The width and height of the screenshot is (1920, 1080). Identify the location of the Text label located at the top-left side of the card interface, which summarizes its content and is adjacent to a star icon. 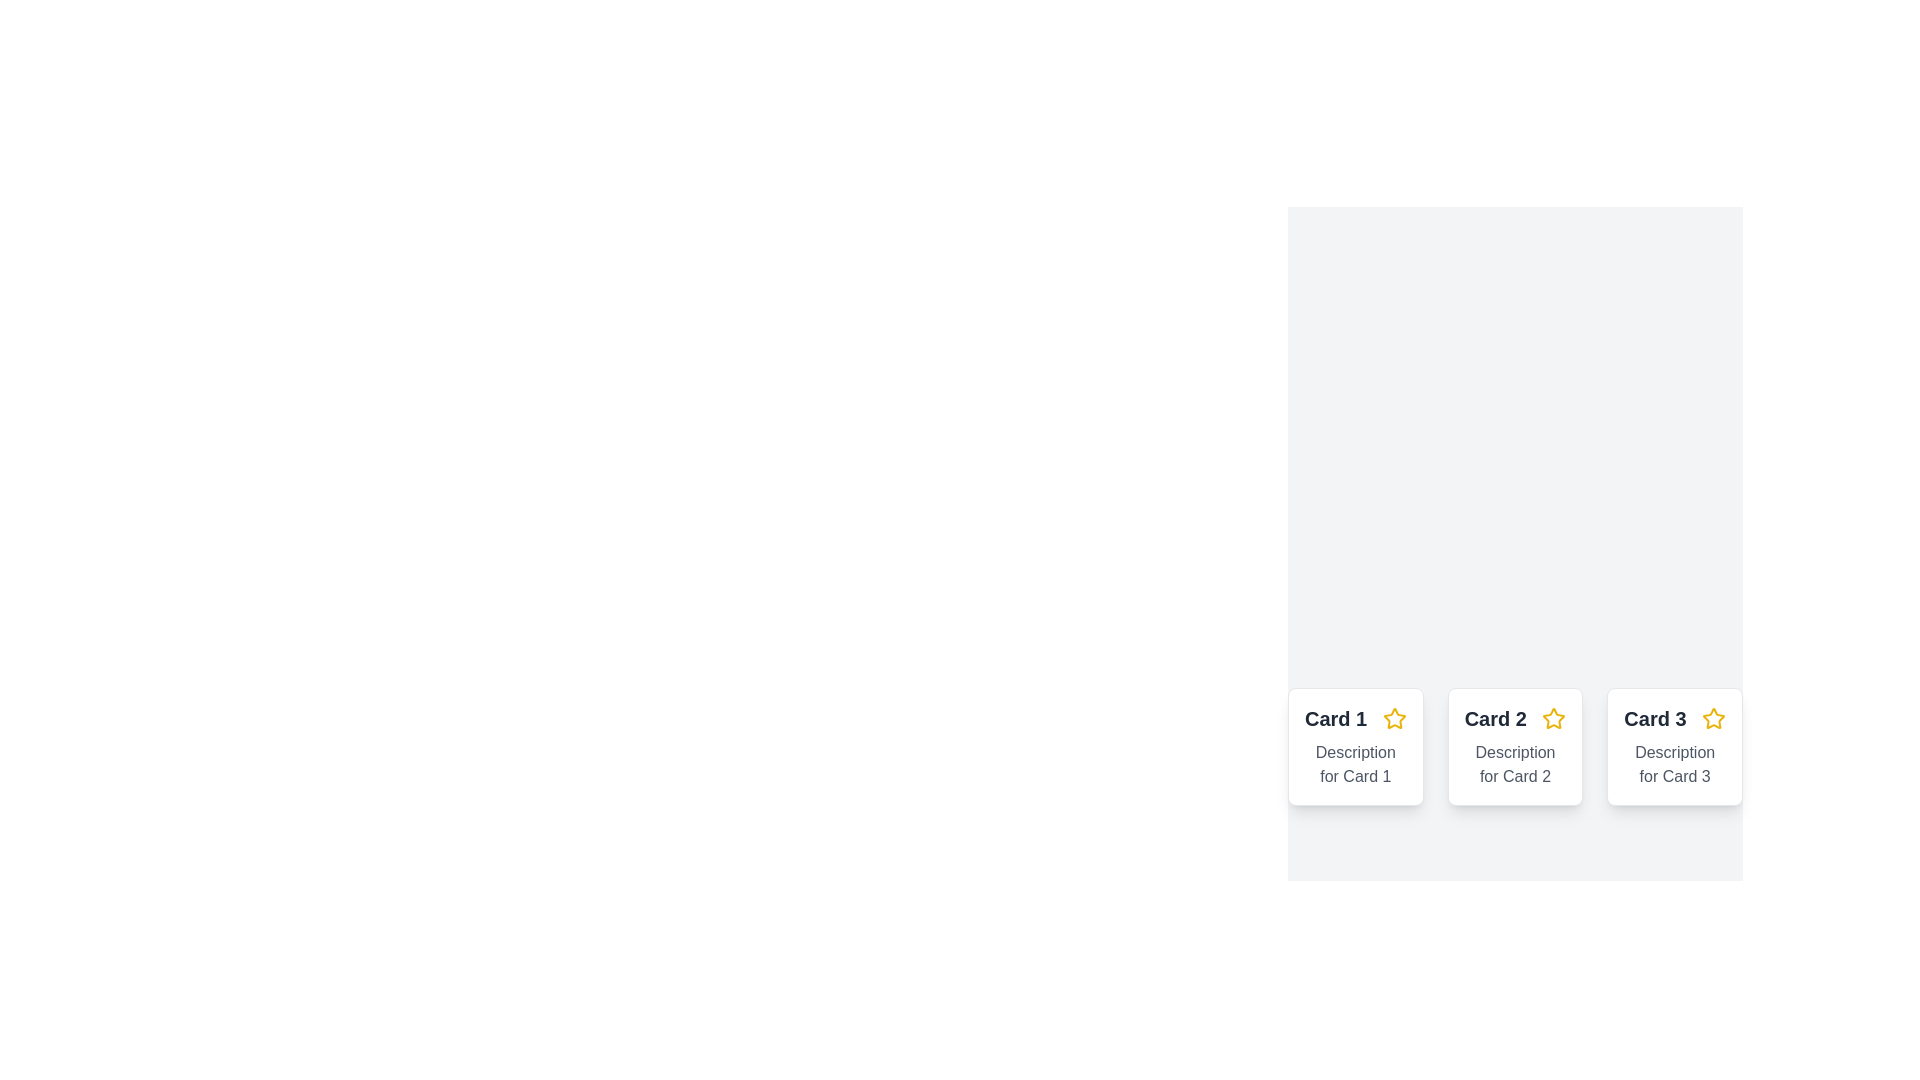
(1336, 717).